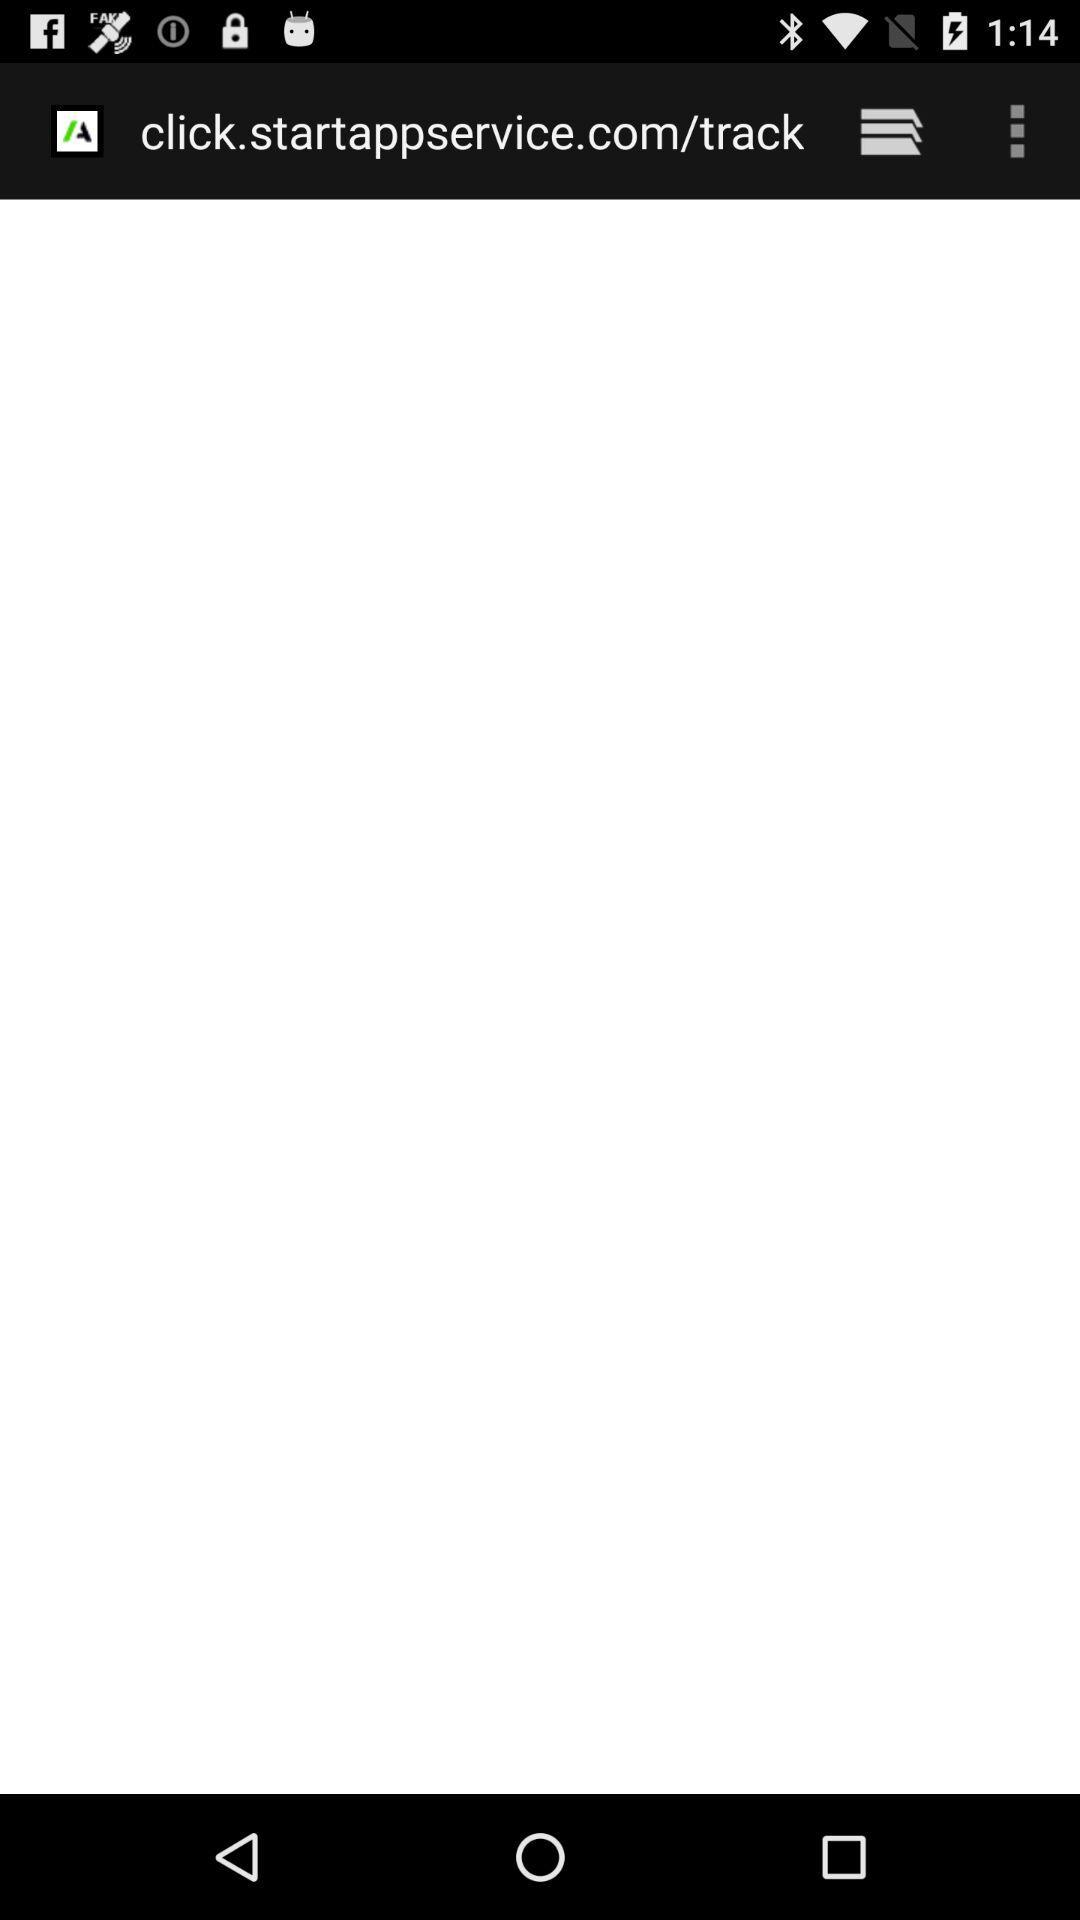 Image resolution: width=1080 pixels, height=1920 pixels. I want to click on click startappservice com item, so click(472, 130).